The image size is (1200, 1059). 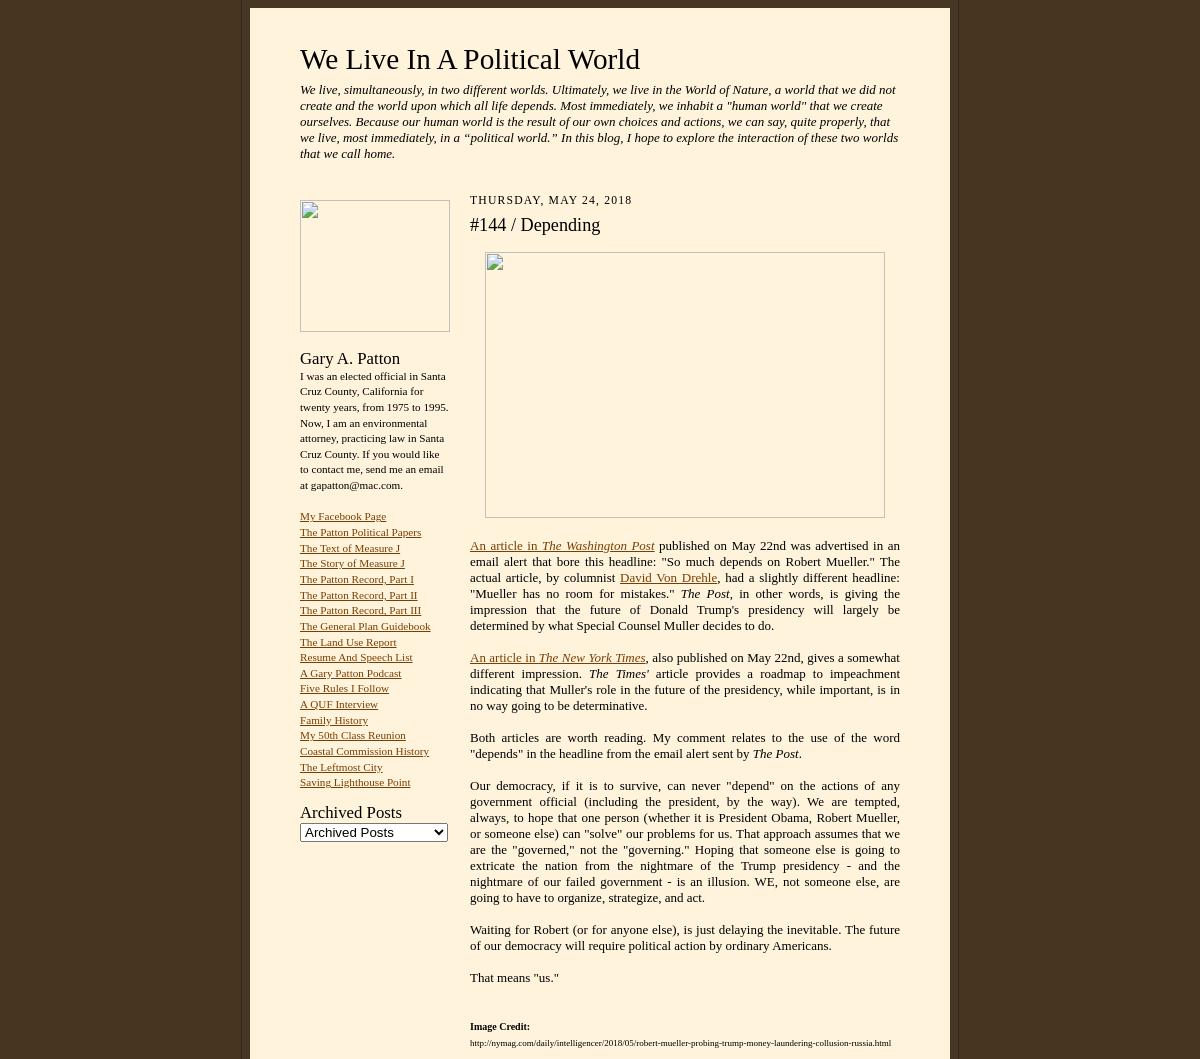 What do you see at coordinates (469, 608) in the screenshot?
I see `', in other words, is giving the impression that the future of Donald Trump's presidency will largely be determined by what Special Counsel Muller decides to do.'` at bounding box center [469, 608].